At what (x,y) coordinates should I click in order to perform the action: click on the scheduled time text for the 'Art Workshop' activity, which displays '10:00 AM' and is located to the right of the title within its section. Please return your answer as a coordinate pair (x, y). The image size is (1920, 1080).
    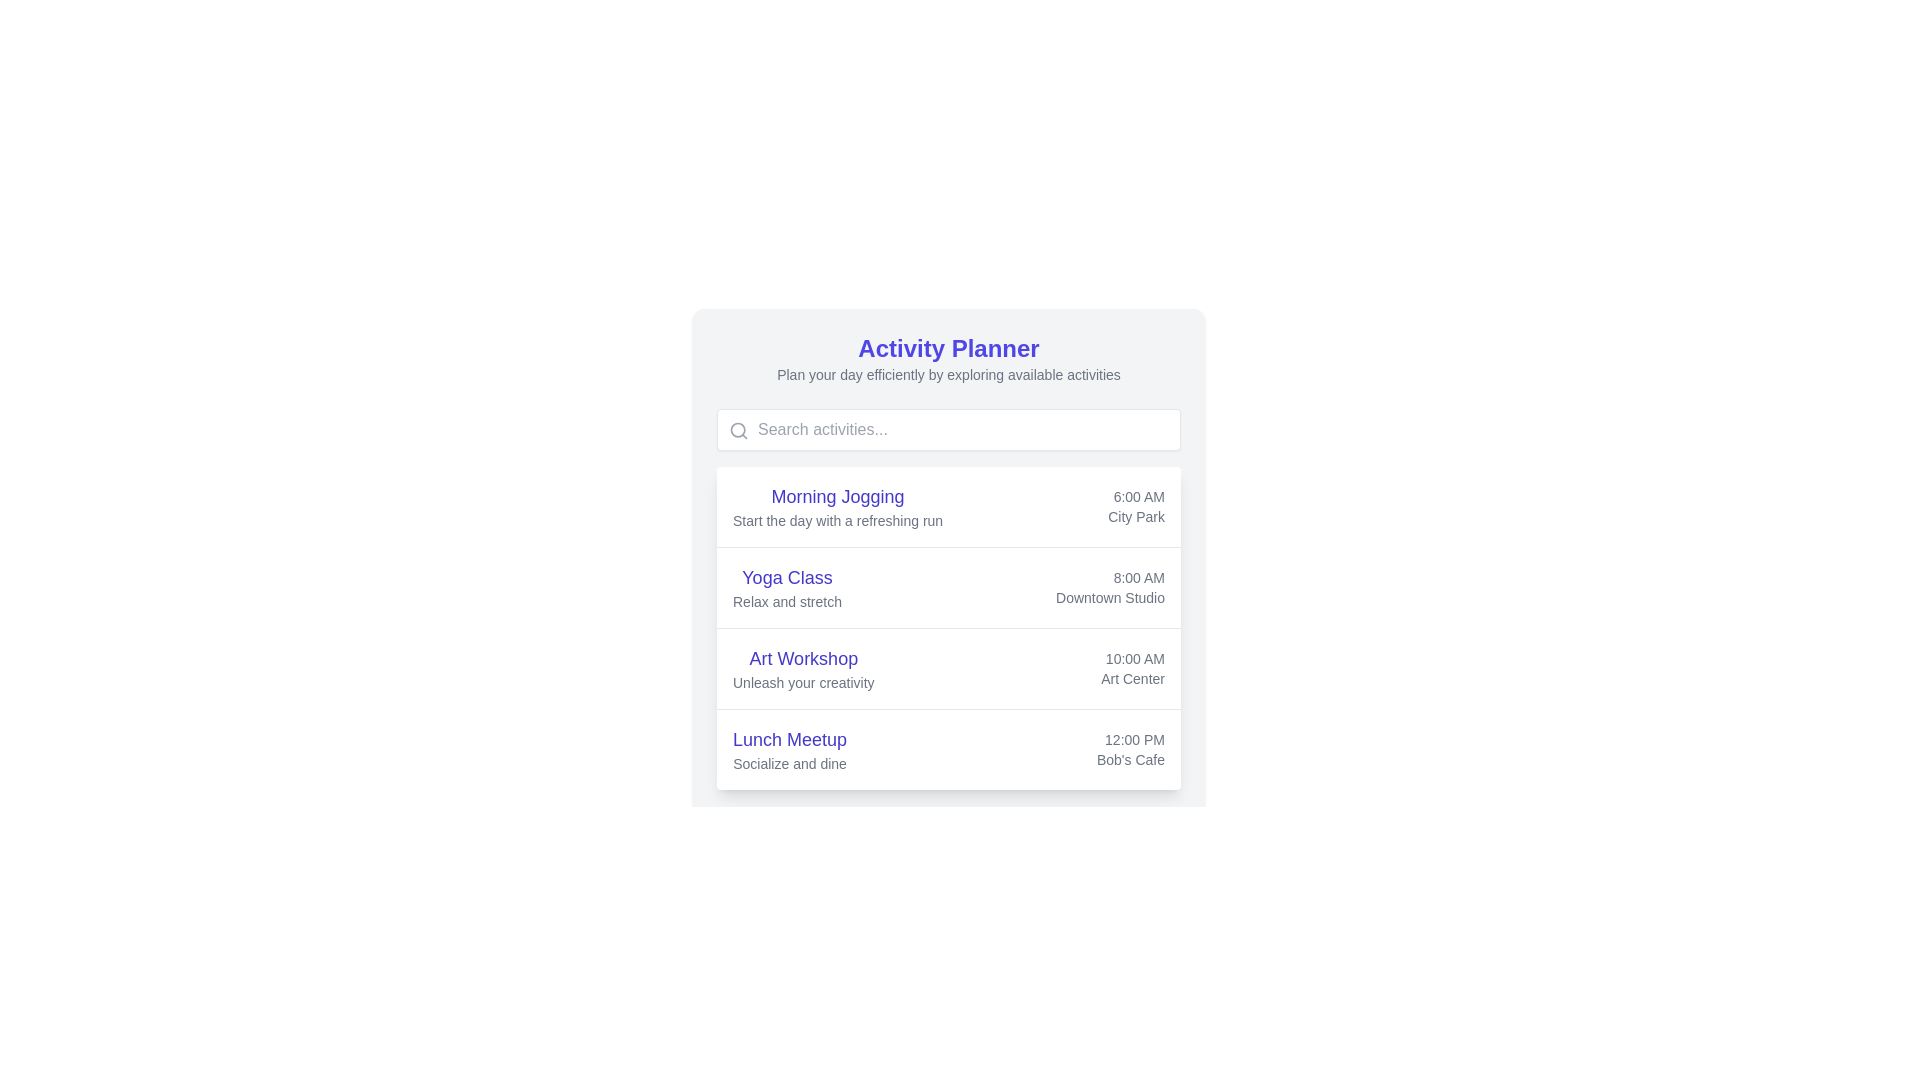
    Looking at the image, I should click on (1133, 659).